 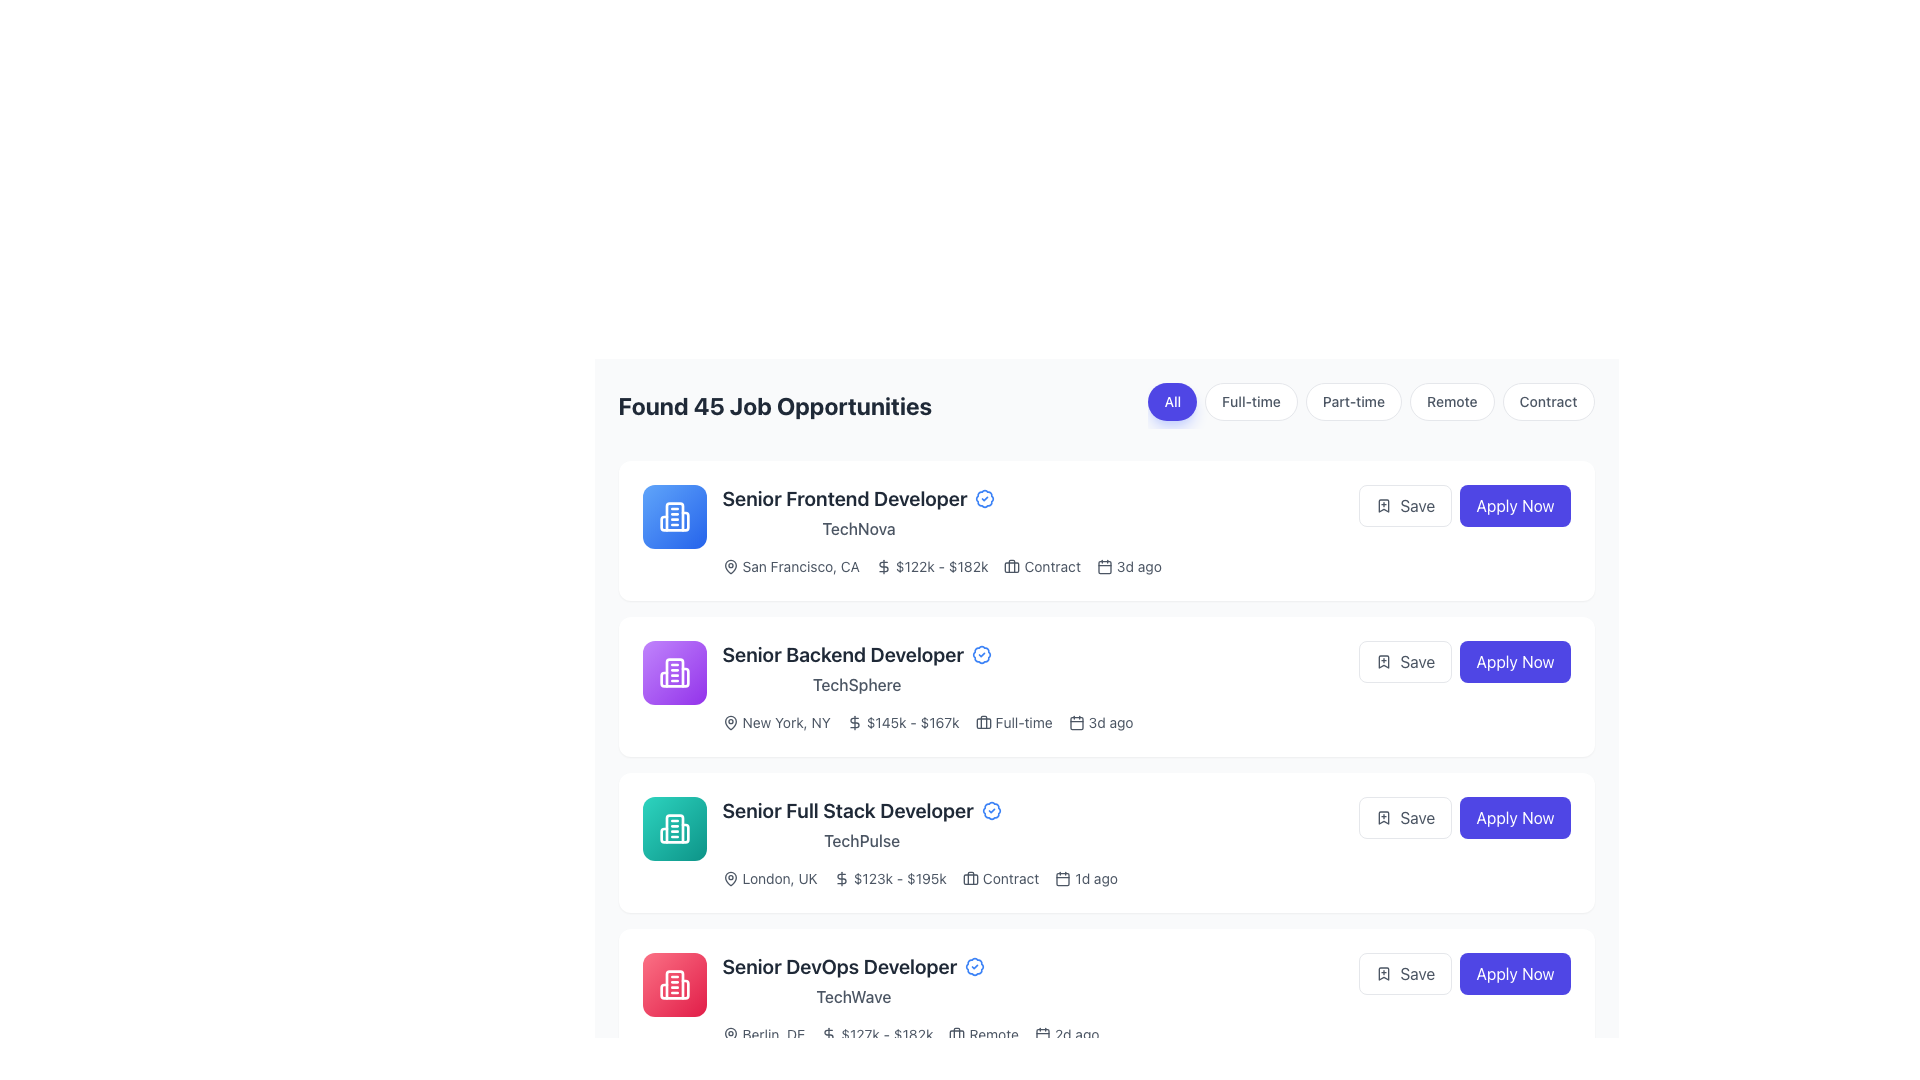 I want to click on the geographical location icon located to the left of 'San Francisco, CA' in the first job listing on the page, so click(x=729, y=567).